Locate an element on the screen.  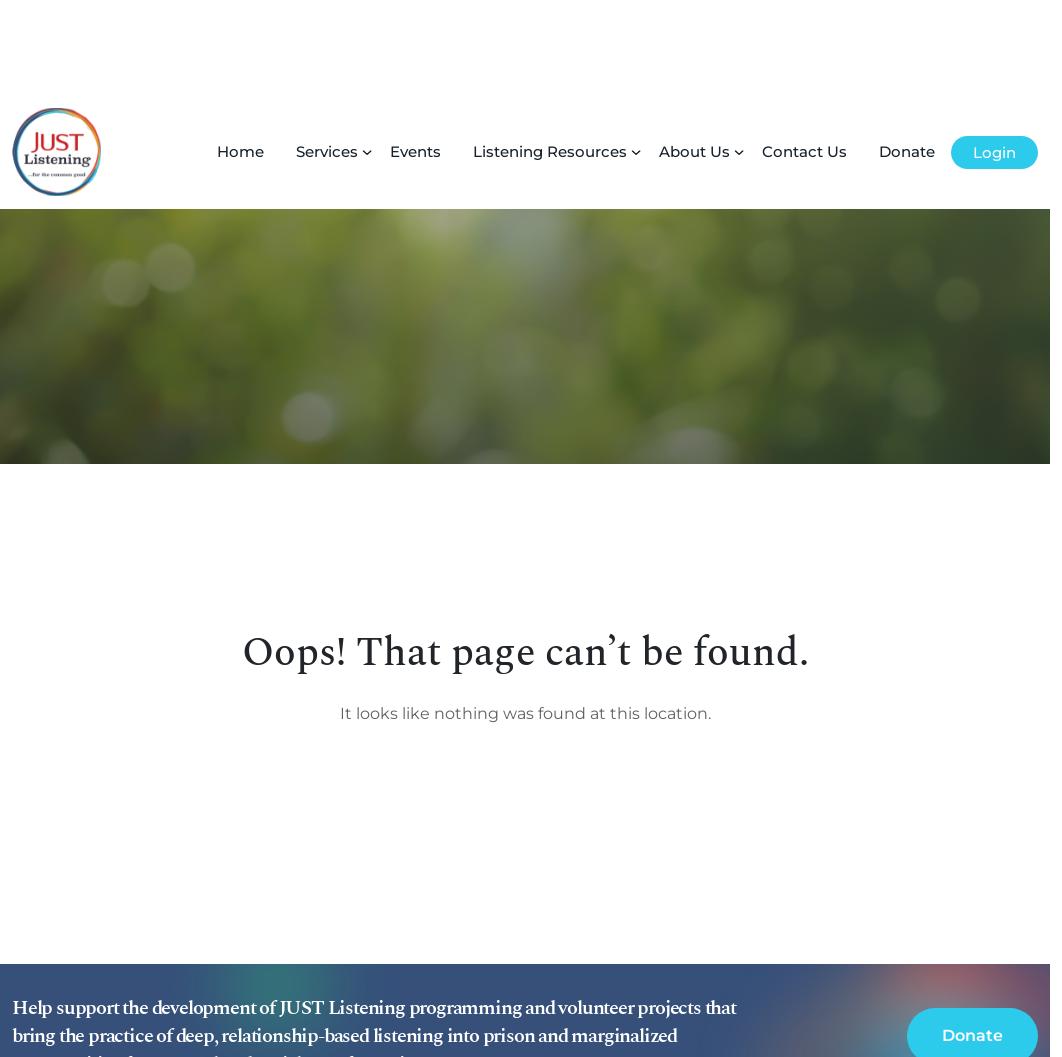
'Oops! That page can’t be found.' is located at coordinates (523, 557).